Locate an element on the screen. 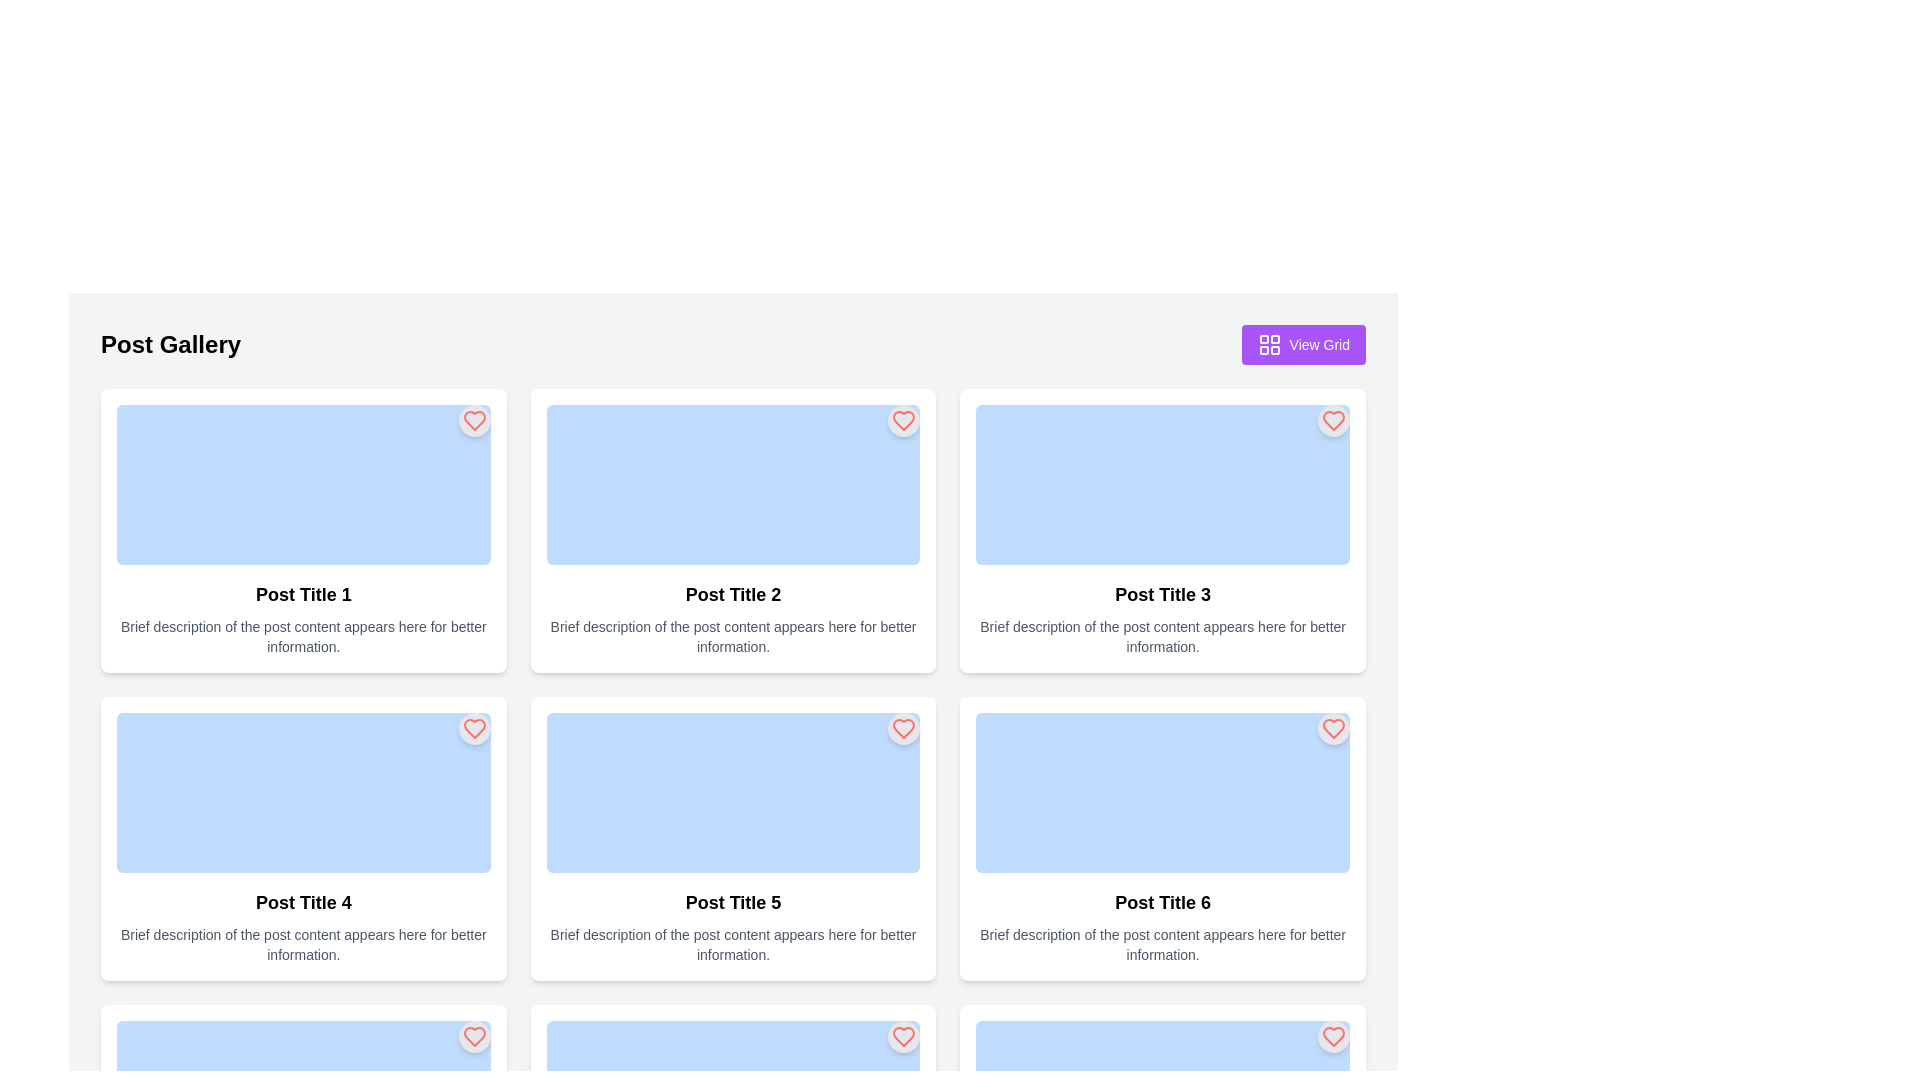 The image size is (1920, 1080). the heart-shaped icon in the top-right corner of the 'Post Title 3' card is located at coordinates (1334, 419).